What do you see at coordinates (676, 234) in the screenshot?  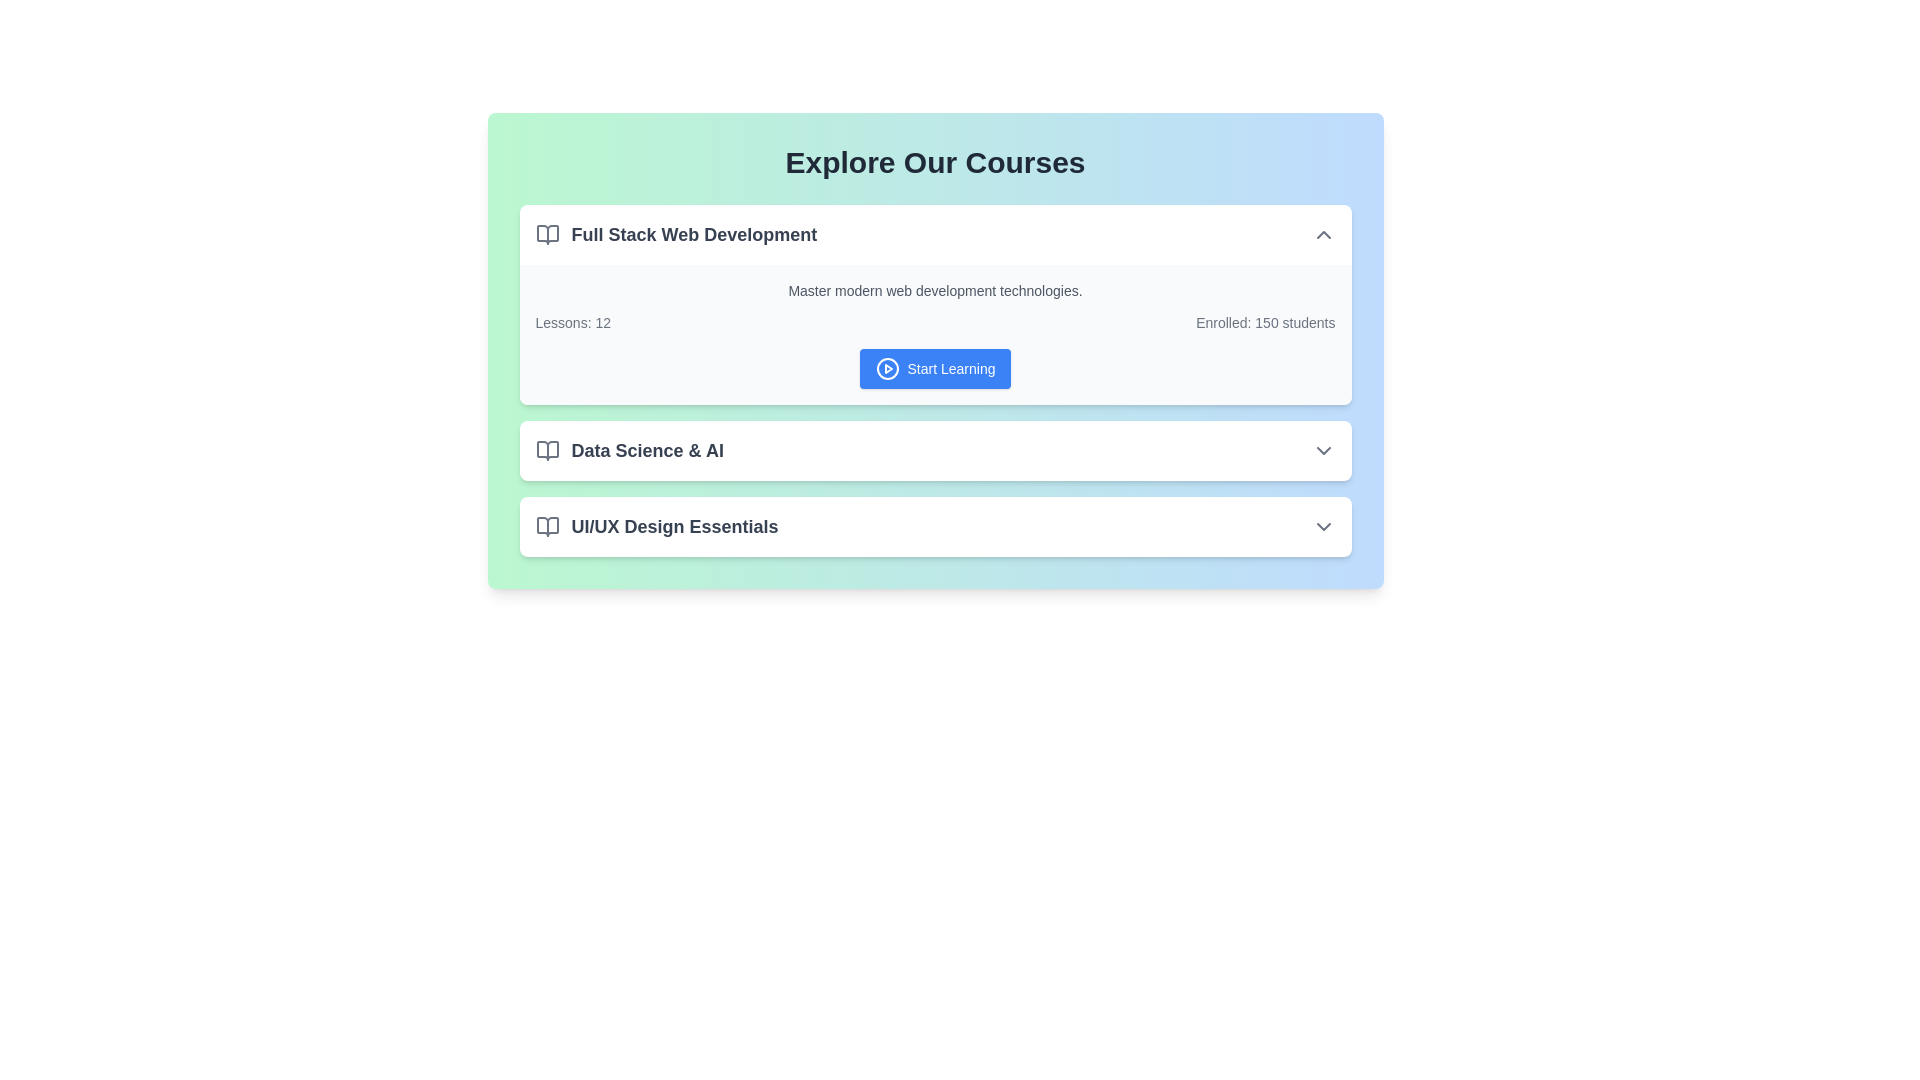 I see `the text label that denotes the name or title of the course, located in the upper section of the highlighted course card, if it serves as a link` at bounding box center [676, 234].